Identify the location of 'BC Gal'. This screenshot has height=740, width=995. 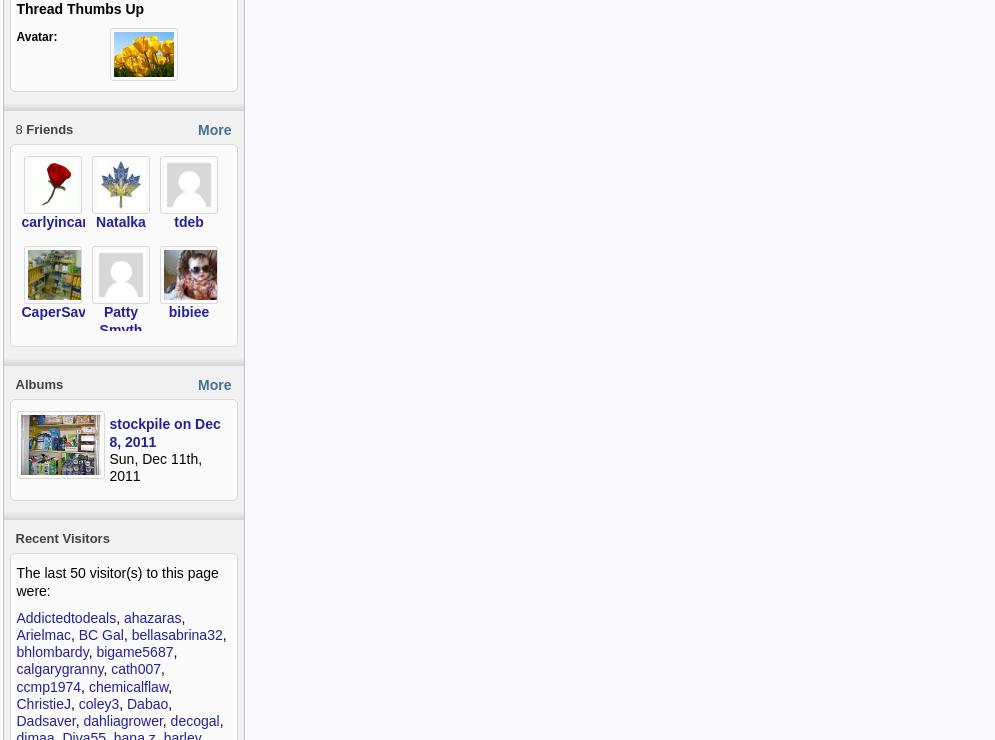
(100, 633).